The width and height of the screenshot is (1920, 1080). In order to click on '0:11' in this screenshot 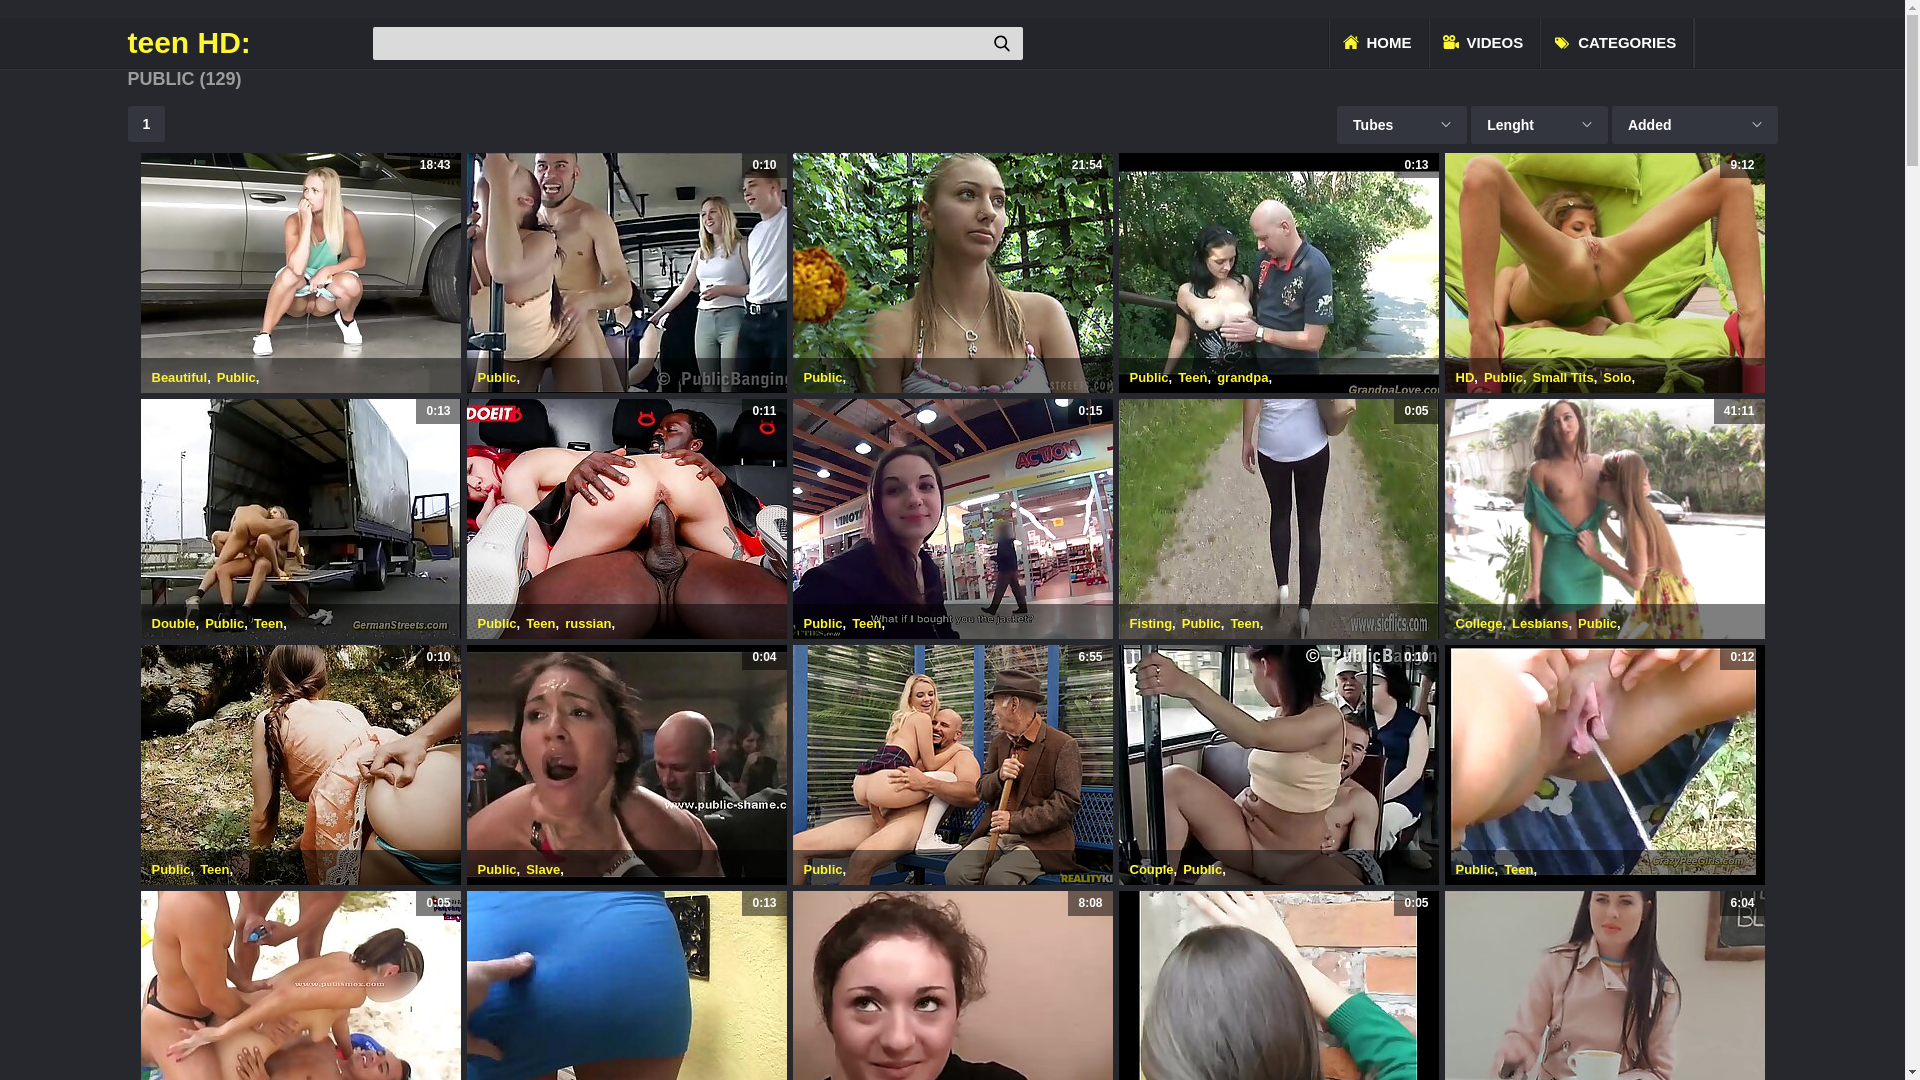, I will do `click(624, 518)`.